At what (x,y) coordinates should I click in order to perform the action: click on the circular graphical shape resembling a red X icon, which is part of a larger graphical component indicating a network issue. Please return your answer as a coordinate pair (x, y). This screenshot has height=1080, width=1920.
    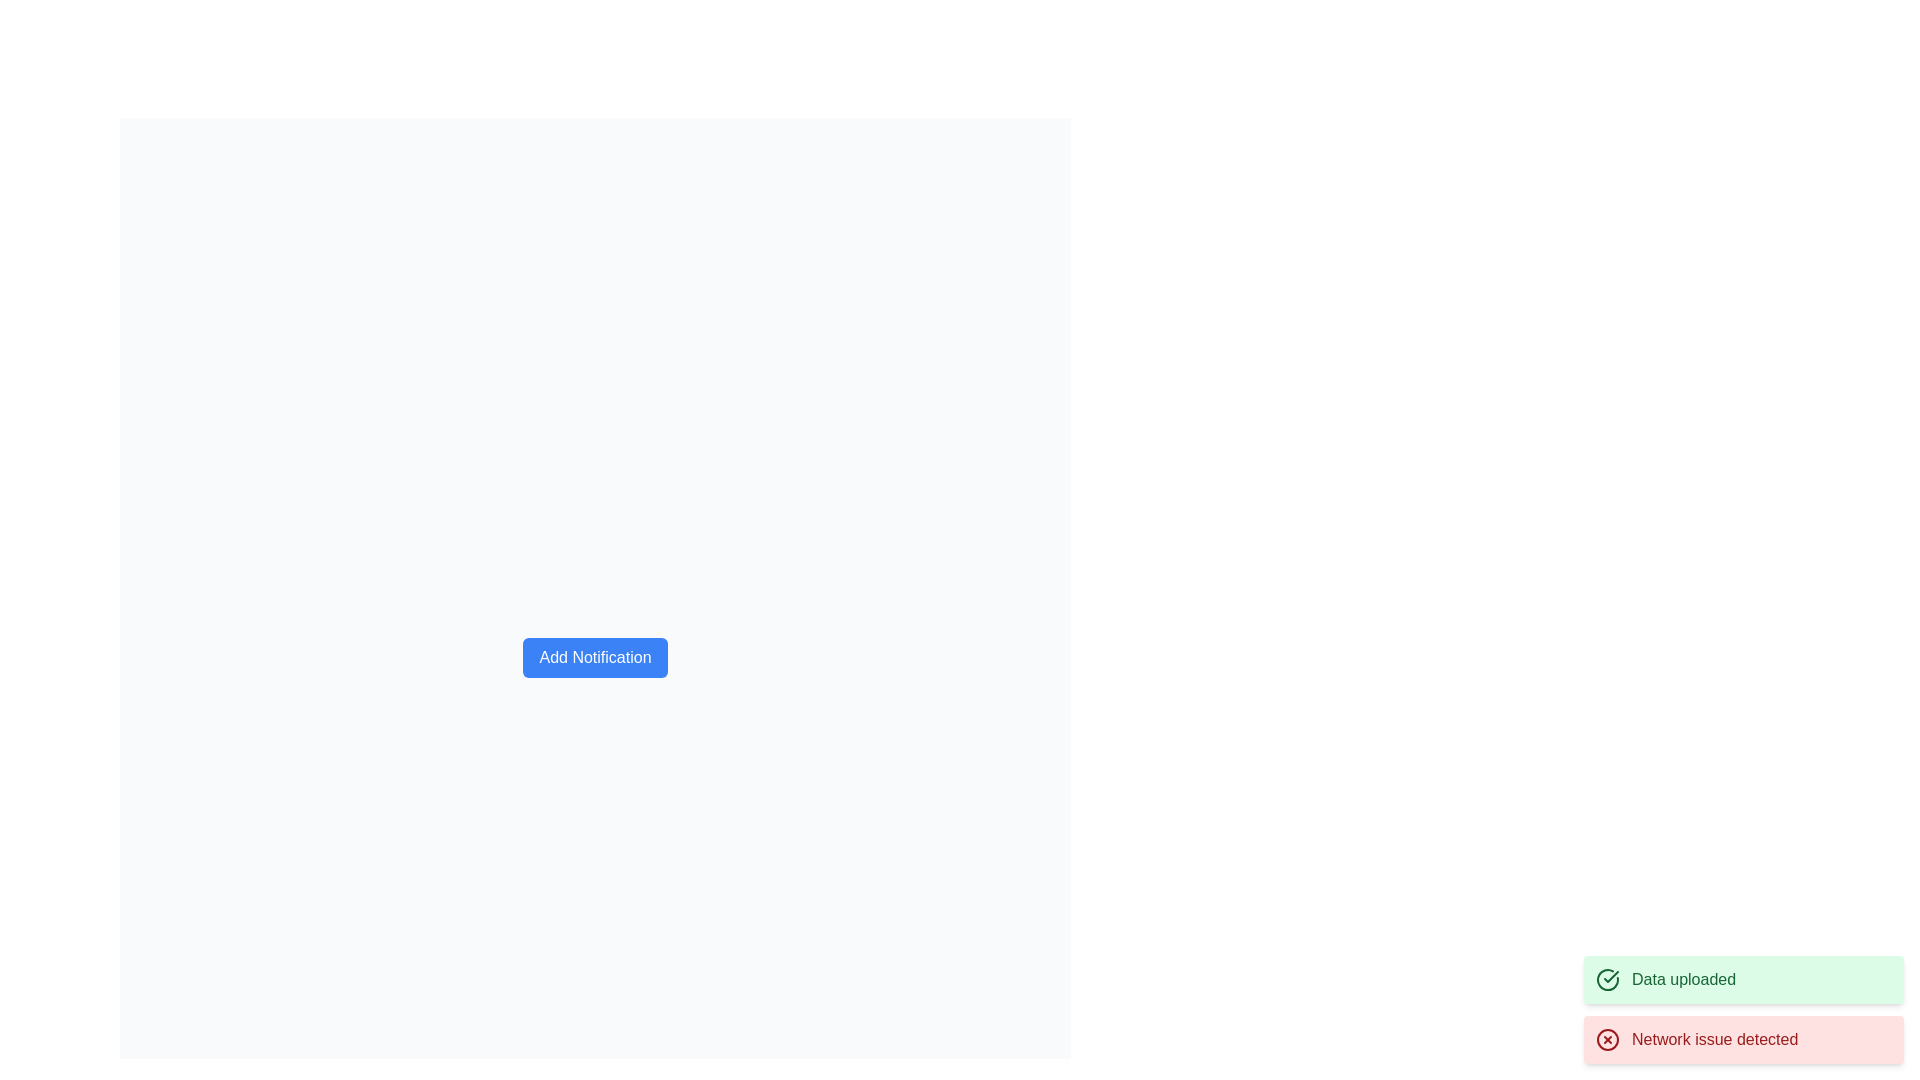
    Looking at the image, I should click on (1608, 1039).